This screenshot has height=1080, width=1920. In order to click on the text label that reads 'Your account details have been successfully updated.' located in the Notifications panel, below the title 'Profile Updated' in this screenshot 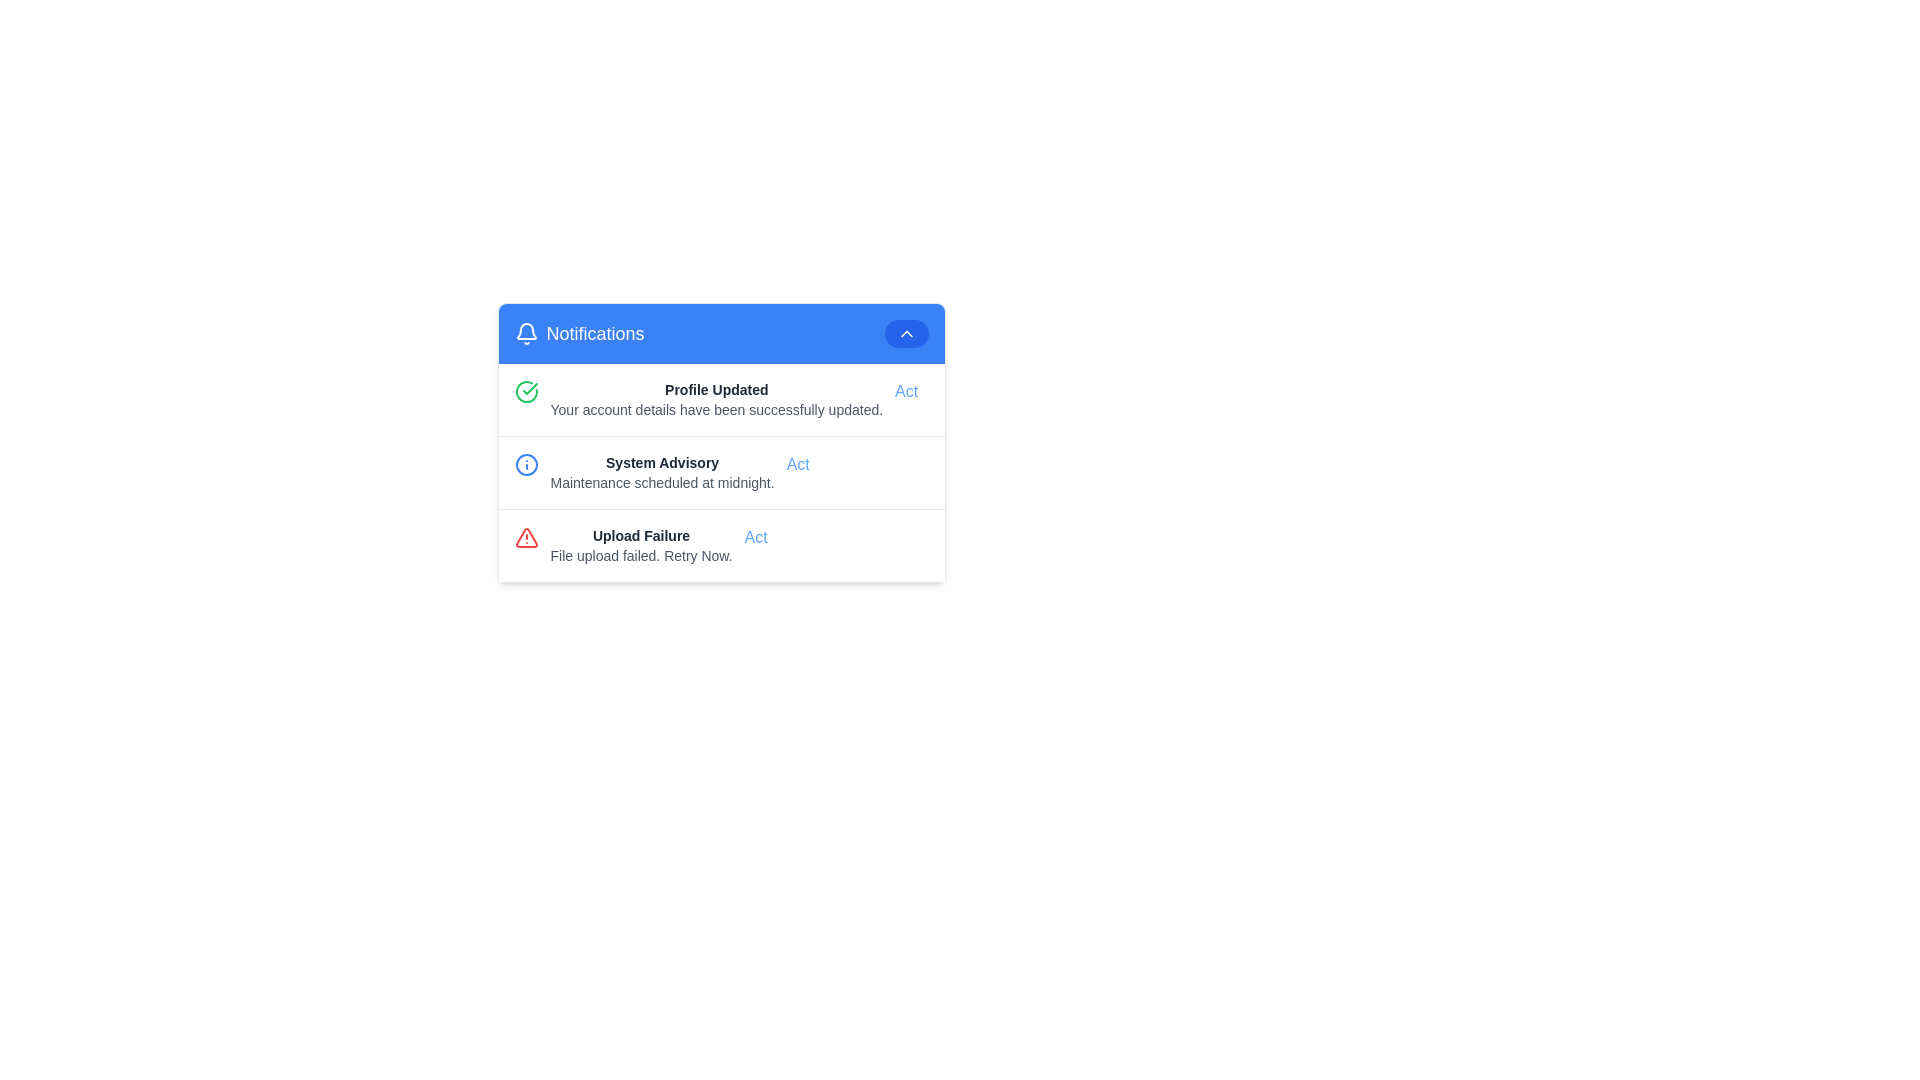, I will do `click(716, 408)`.